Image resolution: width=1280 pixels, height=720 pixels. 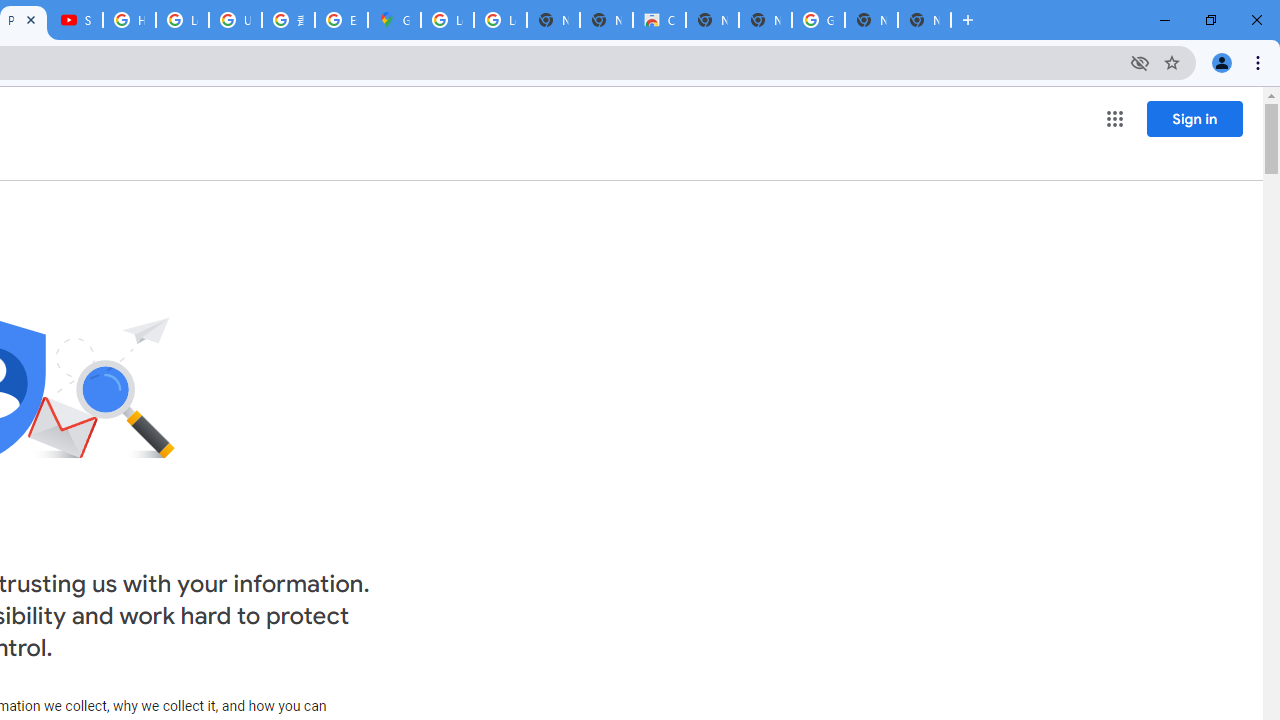 I want to click on 'How Chrome protects your passwords - Google Chrome Help', so click(x=128, y=20).